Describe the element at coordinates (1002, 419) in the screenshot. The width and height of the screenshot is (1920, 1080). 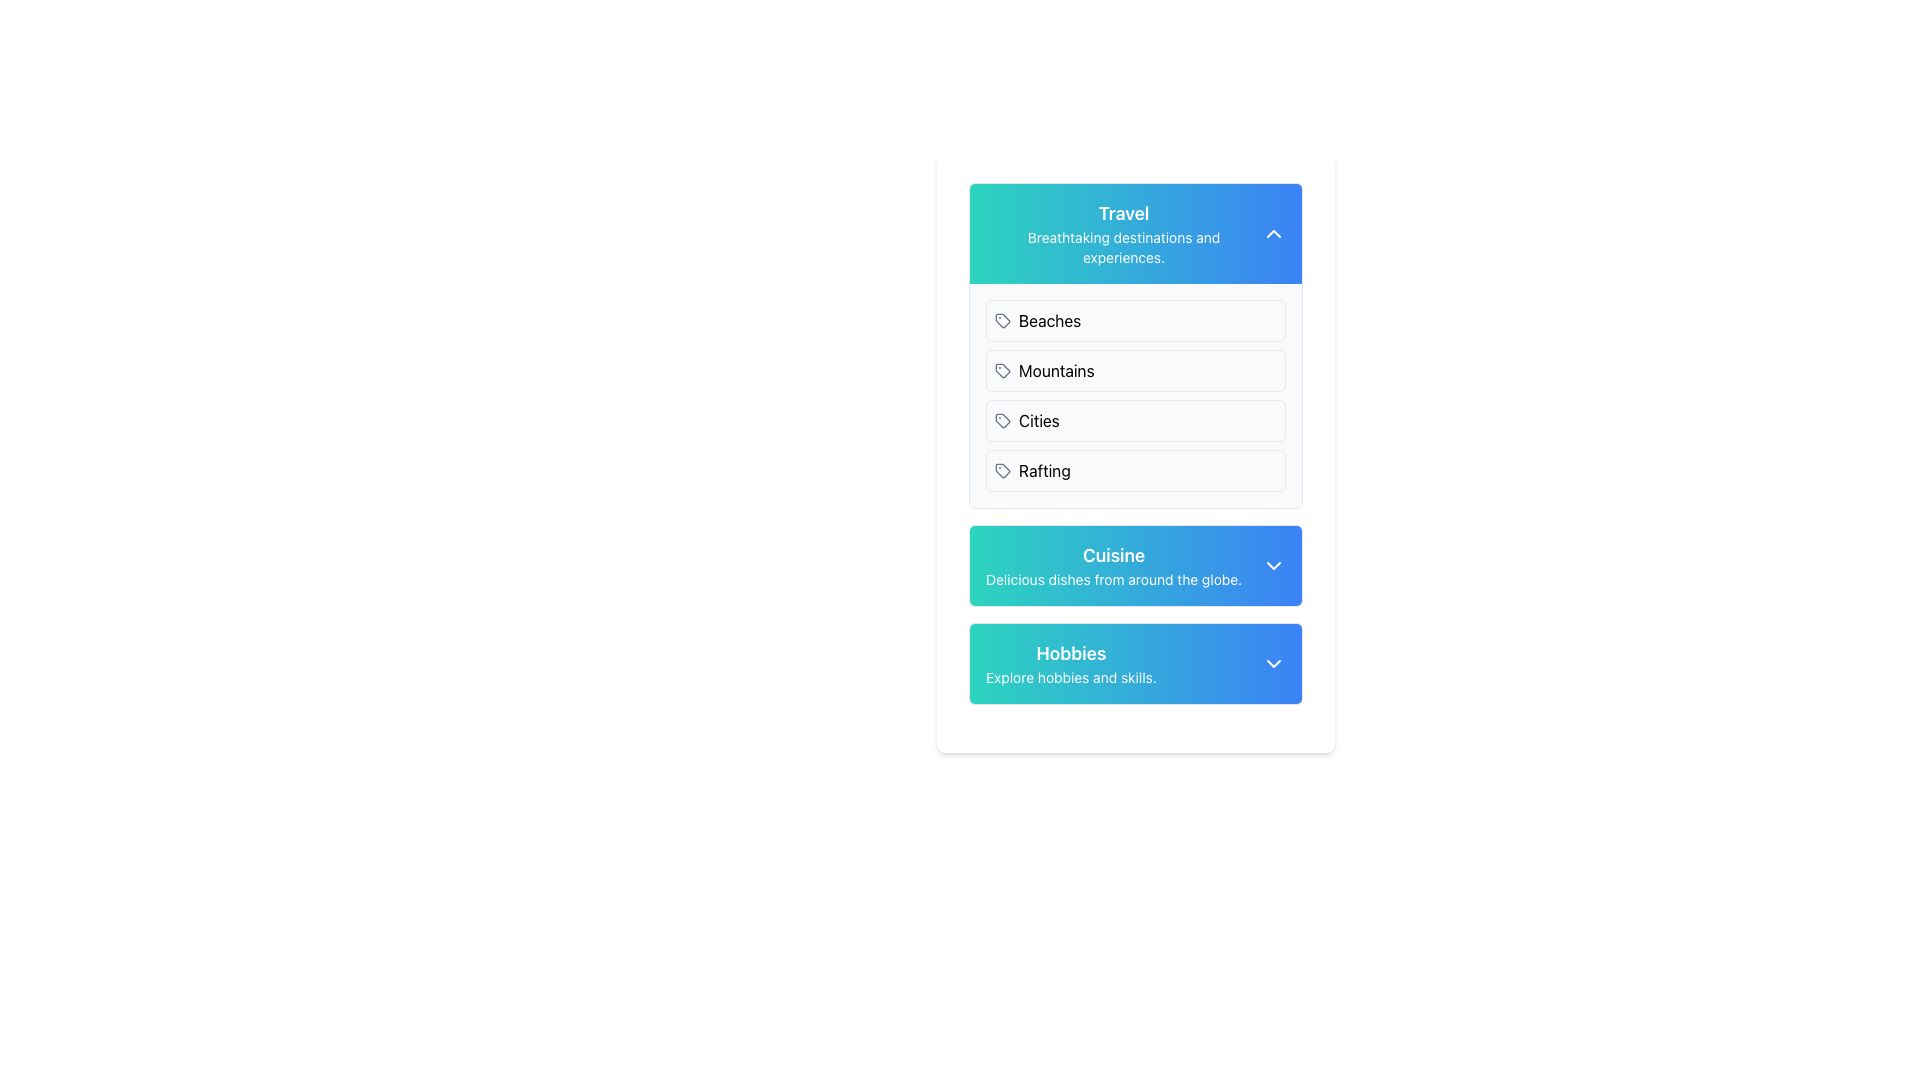
I see `the small tag icon adjacent to the text labeled 'Cities' in the list of categories under 'Travel'` at that location.